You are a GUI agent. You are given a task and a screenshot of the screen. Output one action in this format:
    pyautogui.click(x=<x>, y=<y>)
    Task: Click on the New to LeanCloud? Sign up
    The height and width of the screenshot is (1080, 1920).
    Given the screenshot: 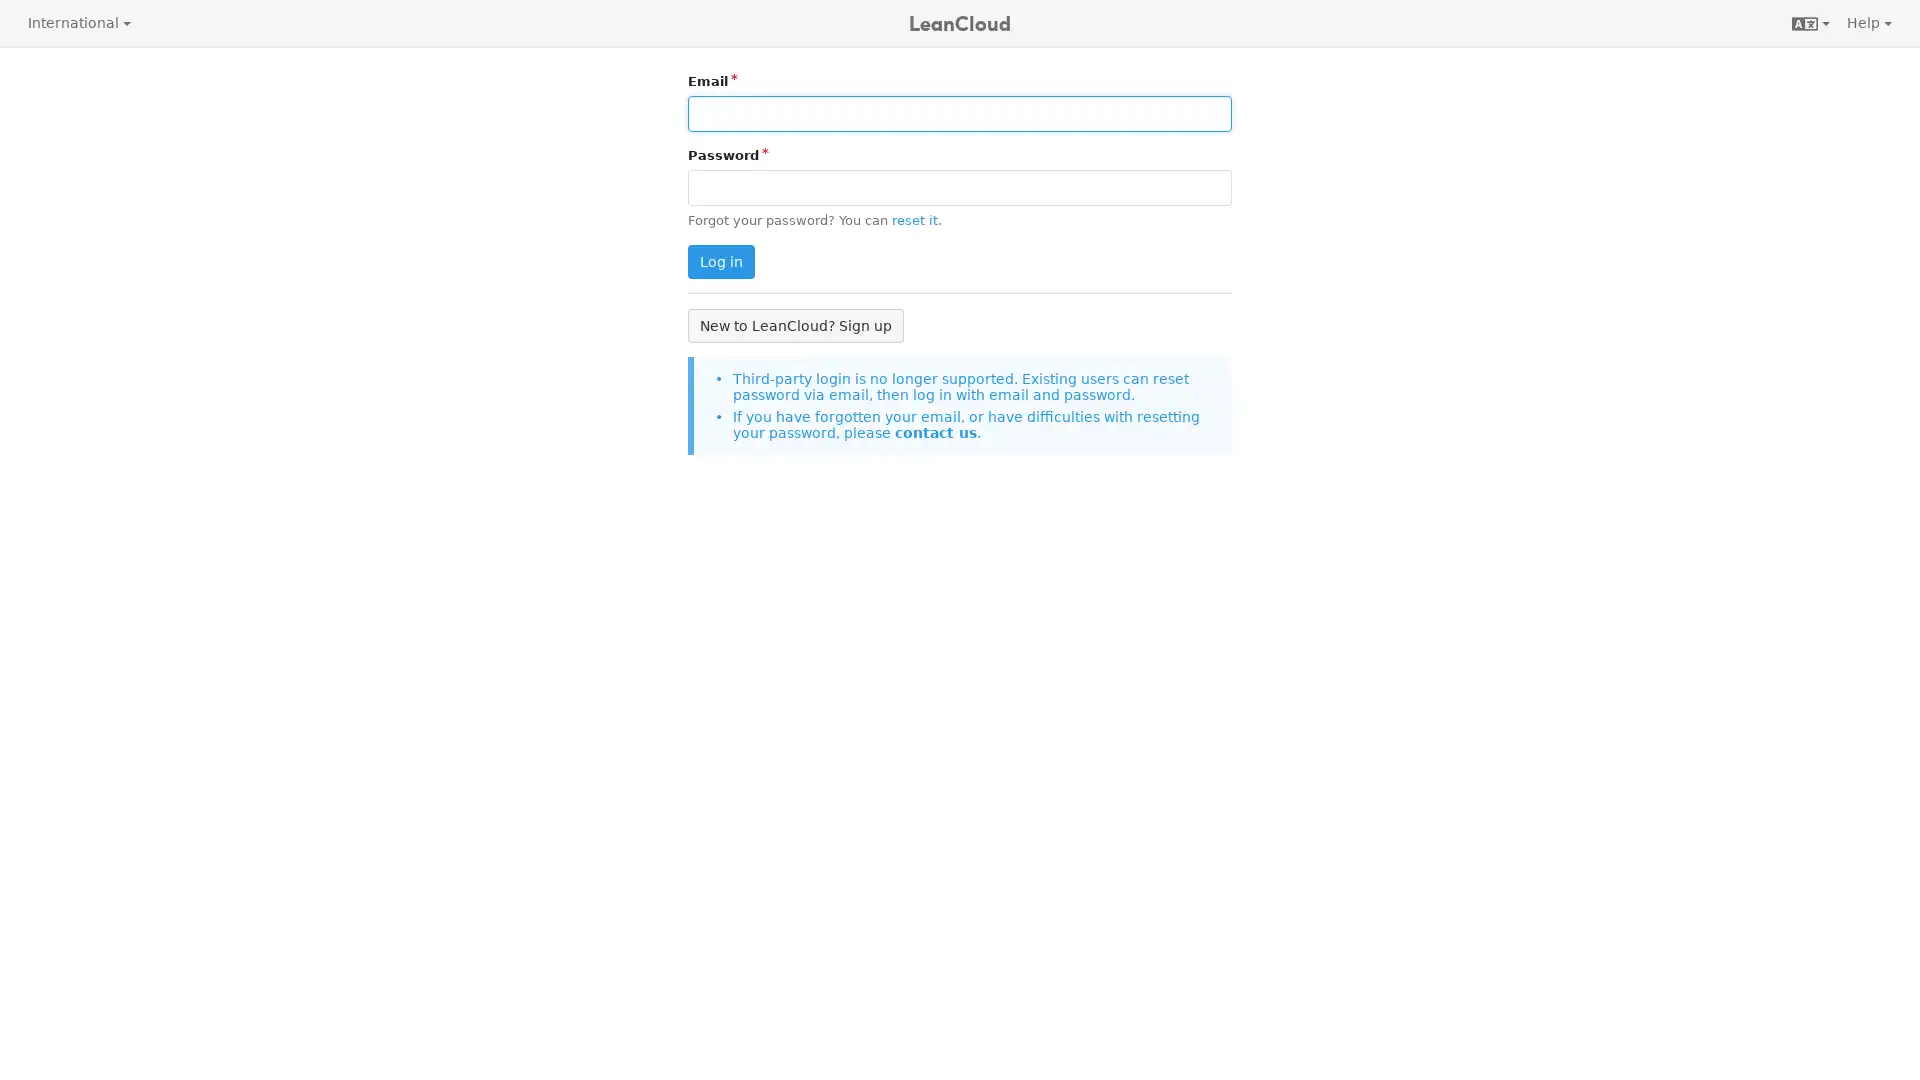 What is the action you would take?
    pyautogui.click(x=795, y=325)
    